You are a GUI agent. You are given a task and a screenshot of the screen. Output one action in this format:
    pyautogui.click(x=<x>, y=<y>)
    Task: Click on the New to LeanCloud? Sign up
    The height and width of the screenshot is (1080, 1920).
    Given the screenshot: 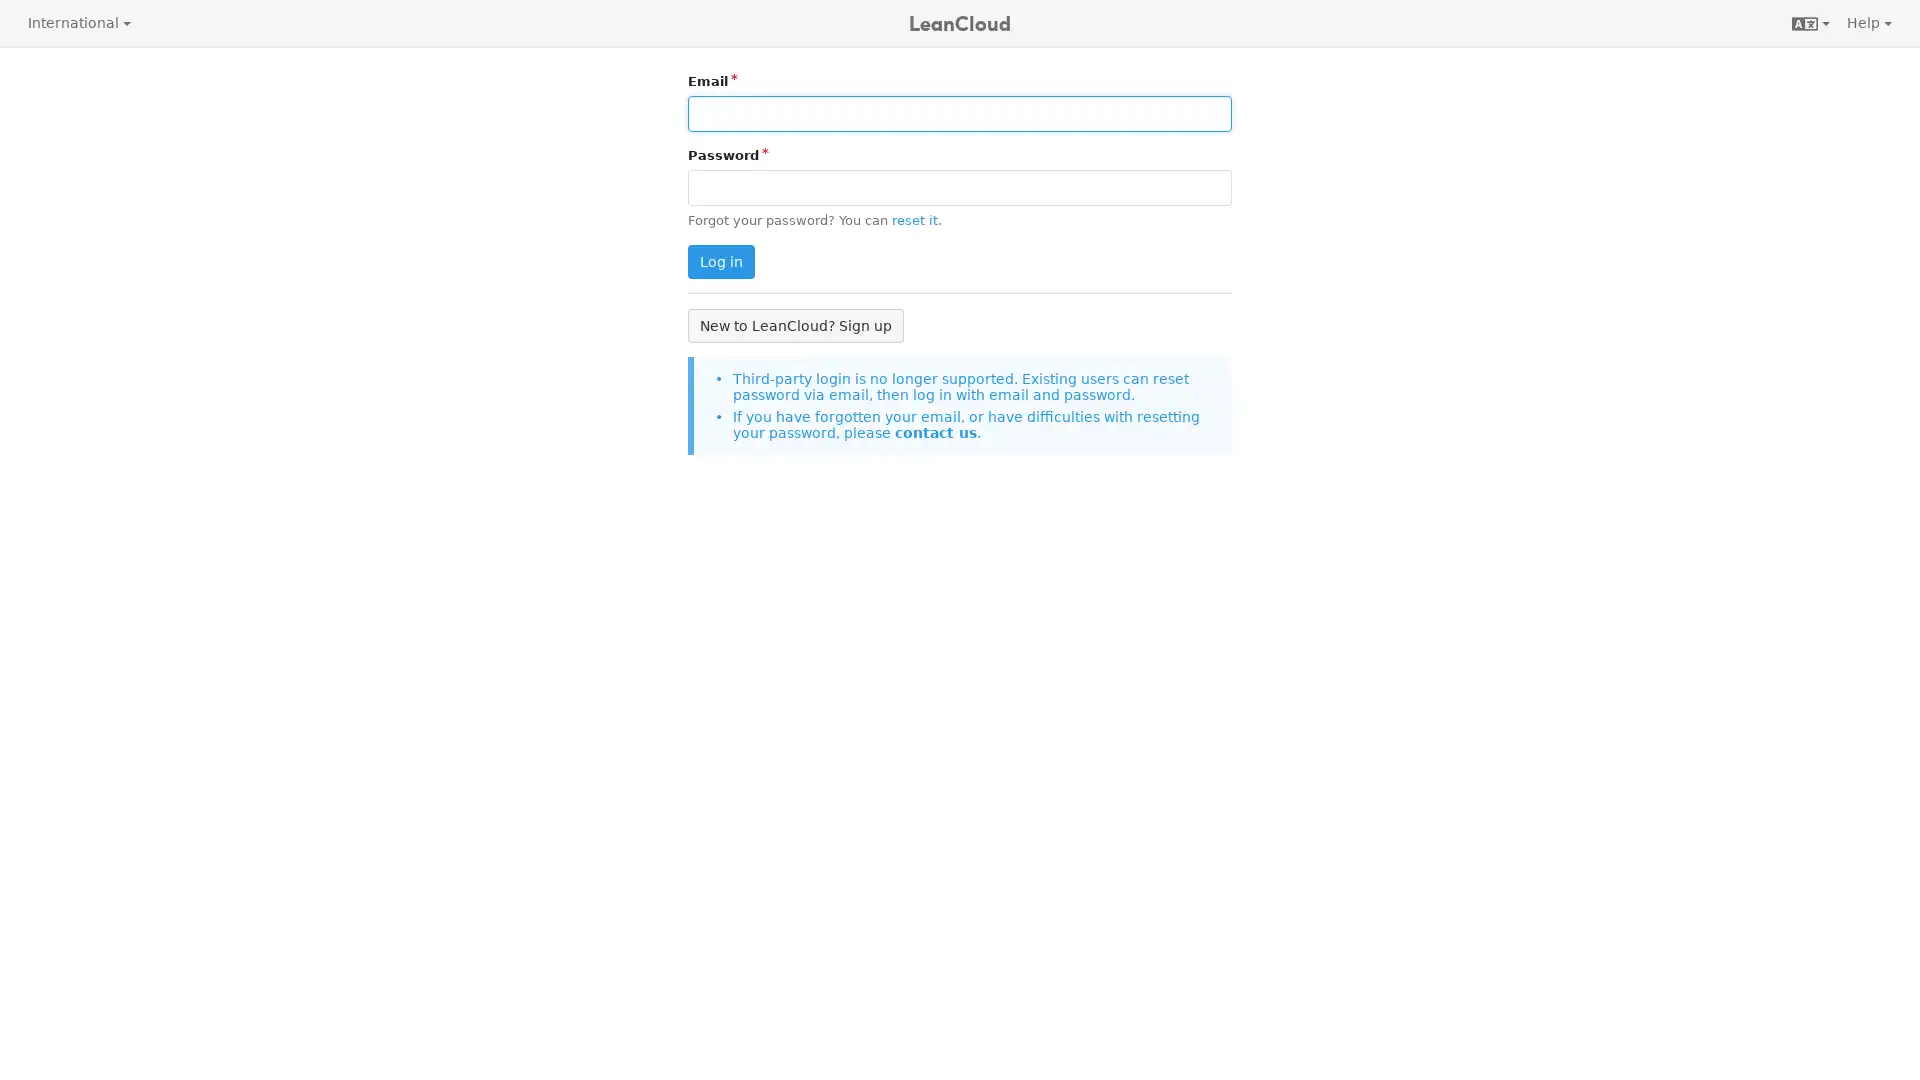 What is the action you would take?
    pyautogui.click(x=795, y=325)
    